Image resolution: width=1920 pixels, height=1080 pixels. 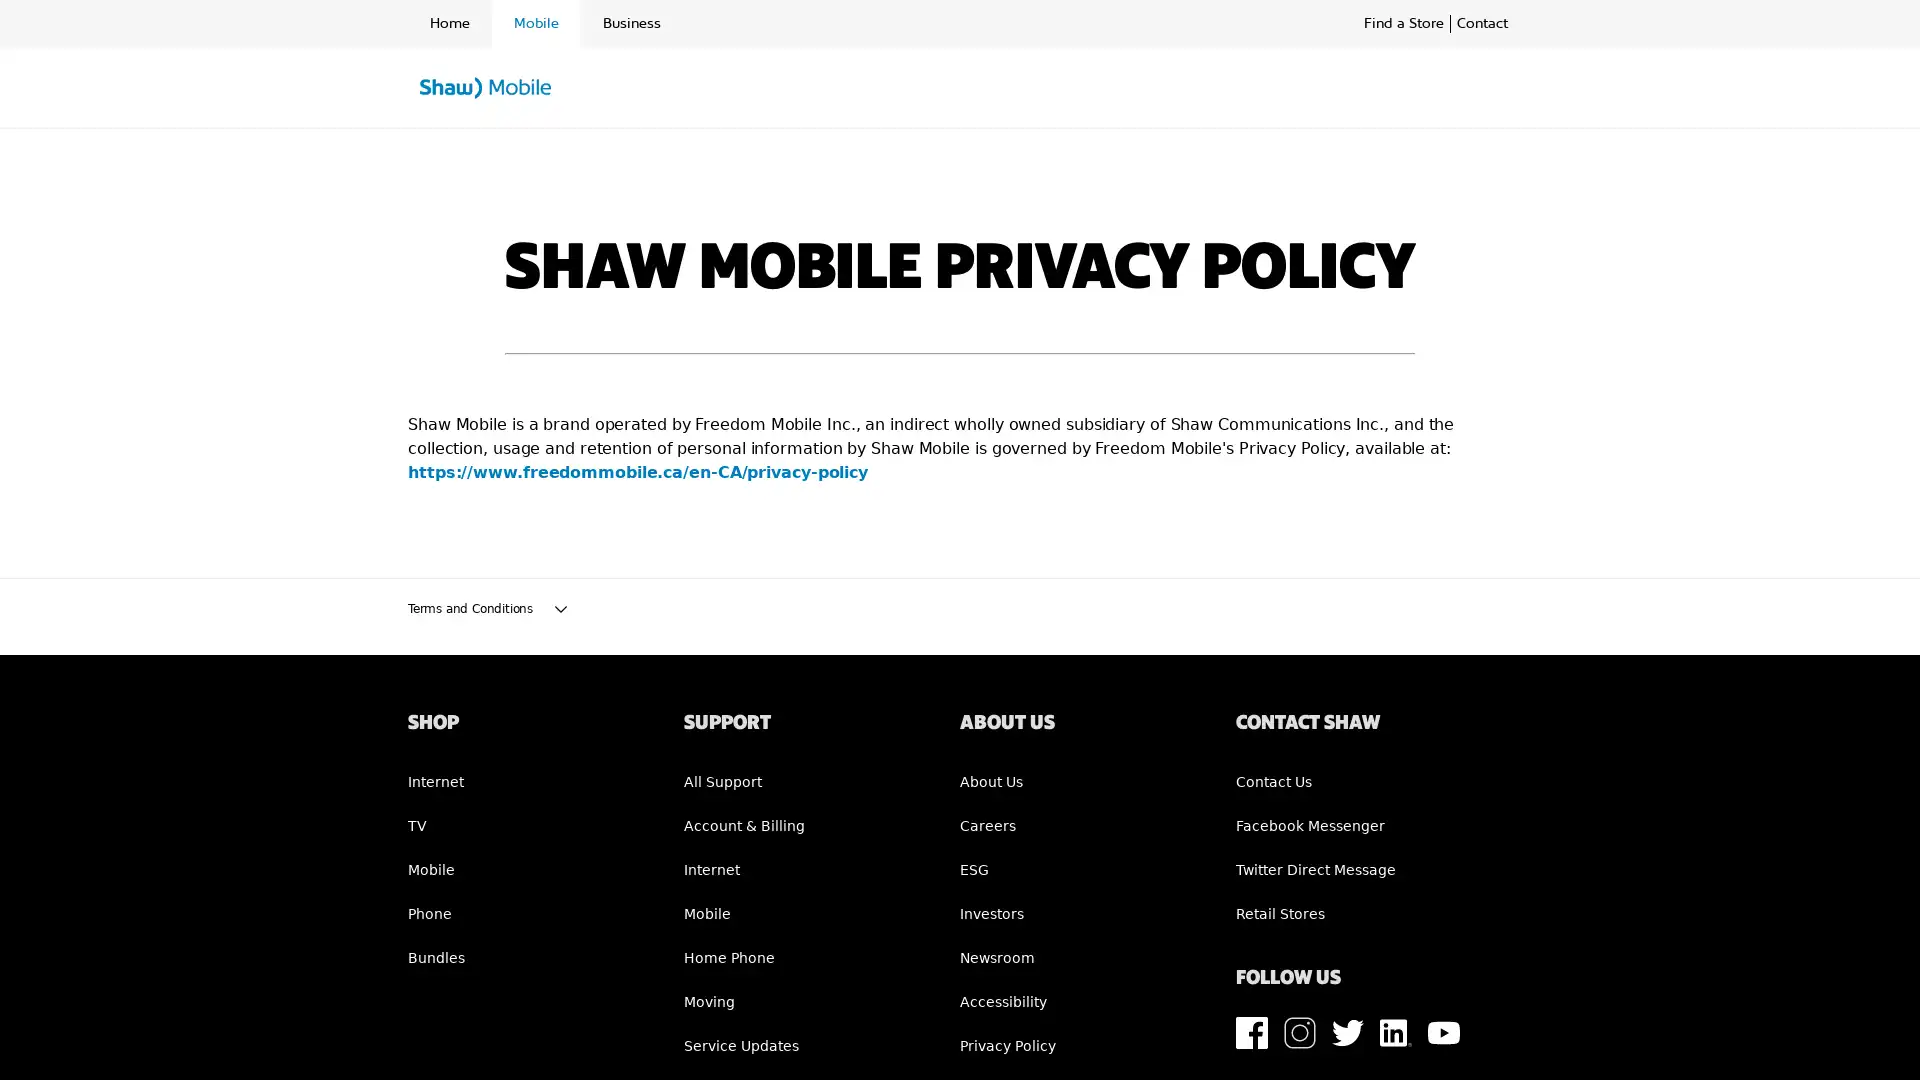 What do you see at coordinates (970, 88) in the screenshot?
I see `Support` at bounding box center [970, 88].